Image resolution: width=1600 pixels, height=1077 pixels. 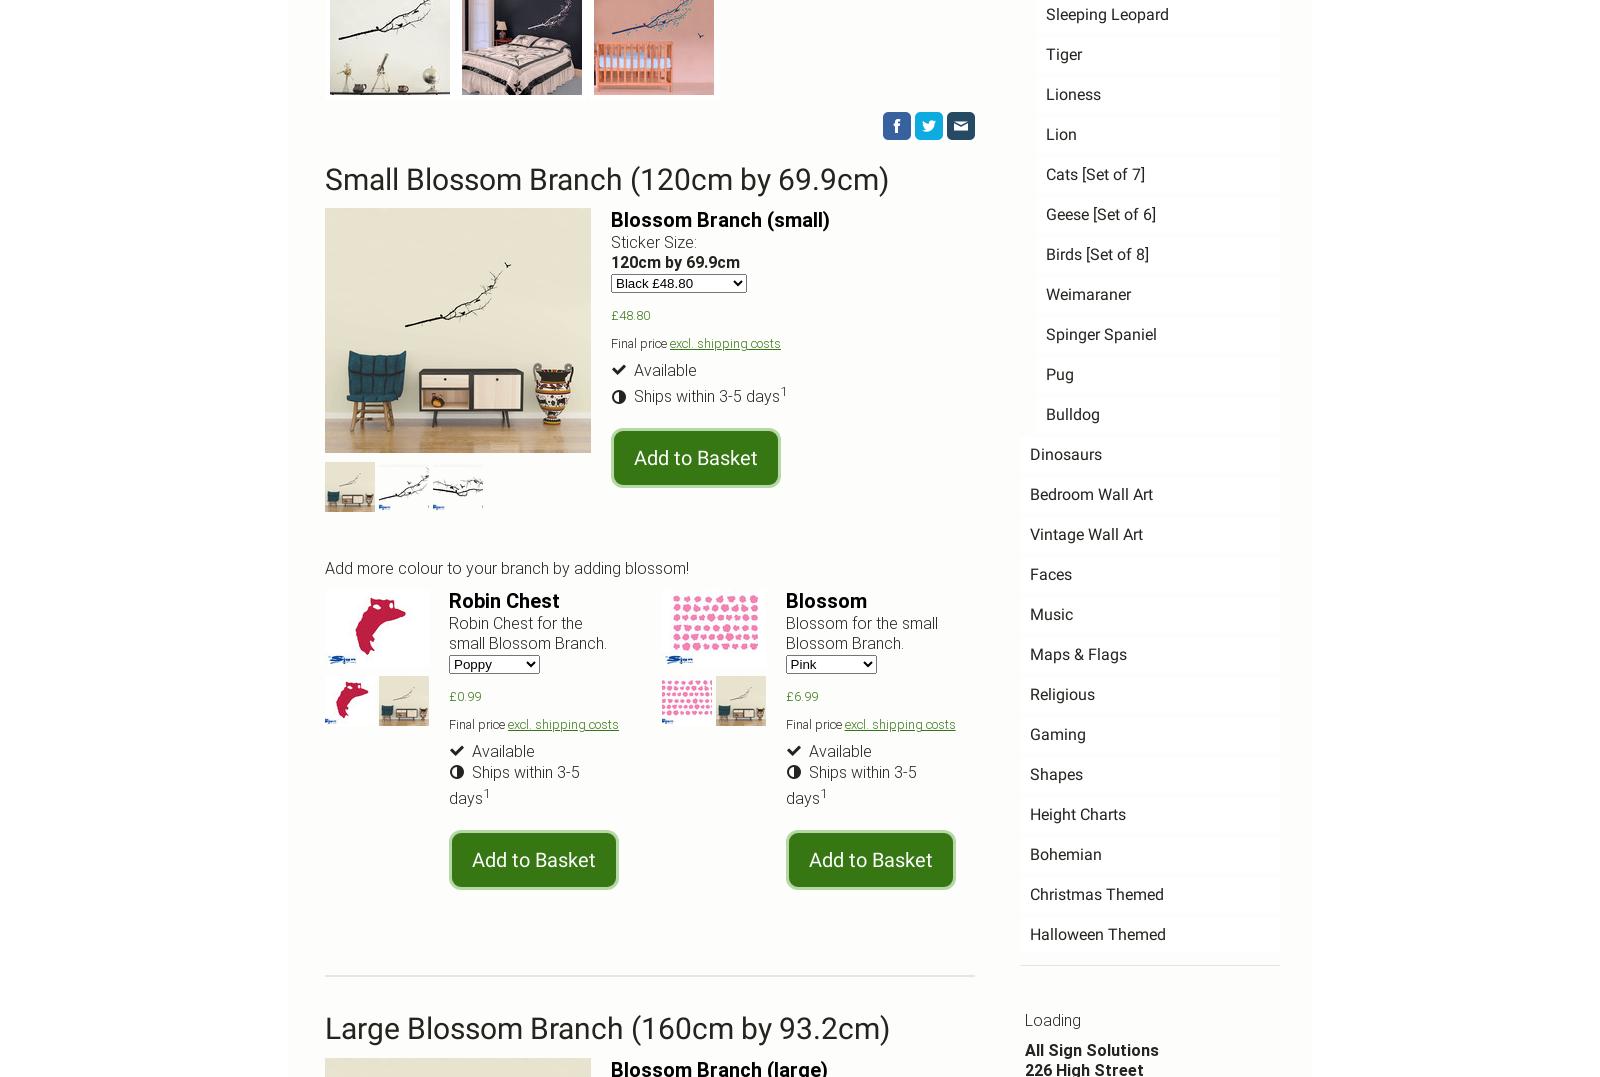 What do you see at coordinates (824, 599) in the screenshot?
I see `'Blossom'` at bounding box center [824, 599].